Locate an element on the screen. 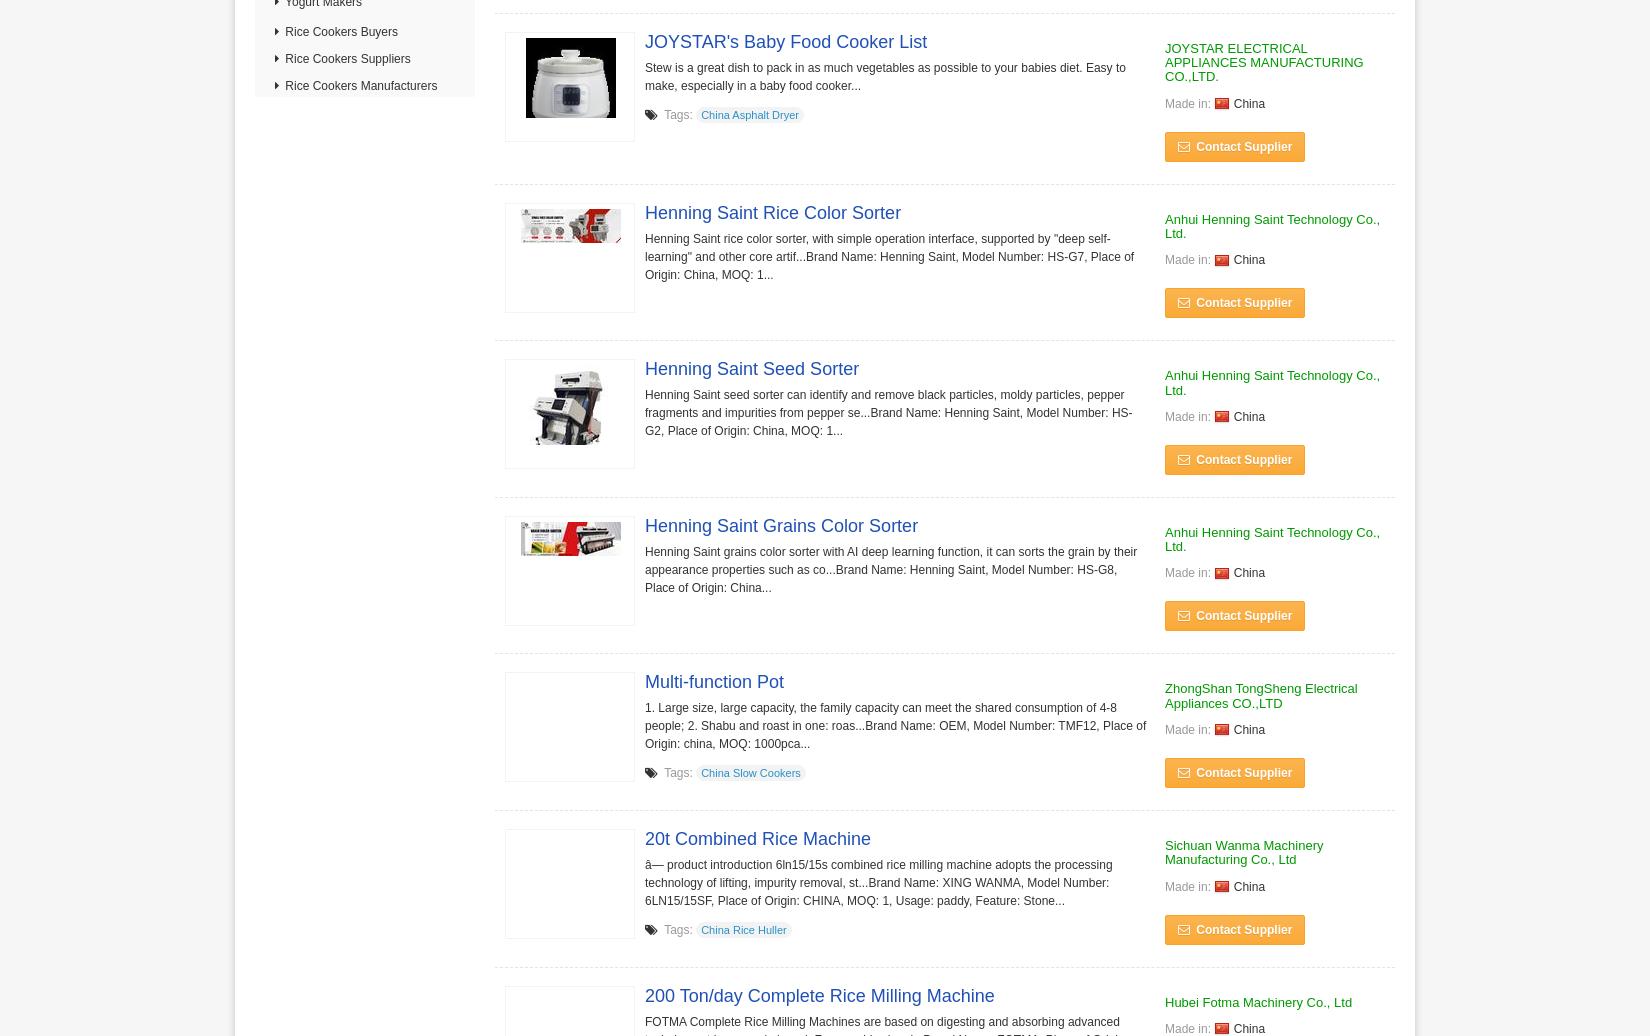  'Rice Cookers Buyers' is located at coordinates (340, 32).